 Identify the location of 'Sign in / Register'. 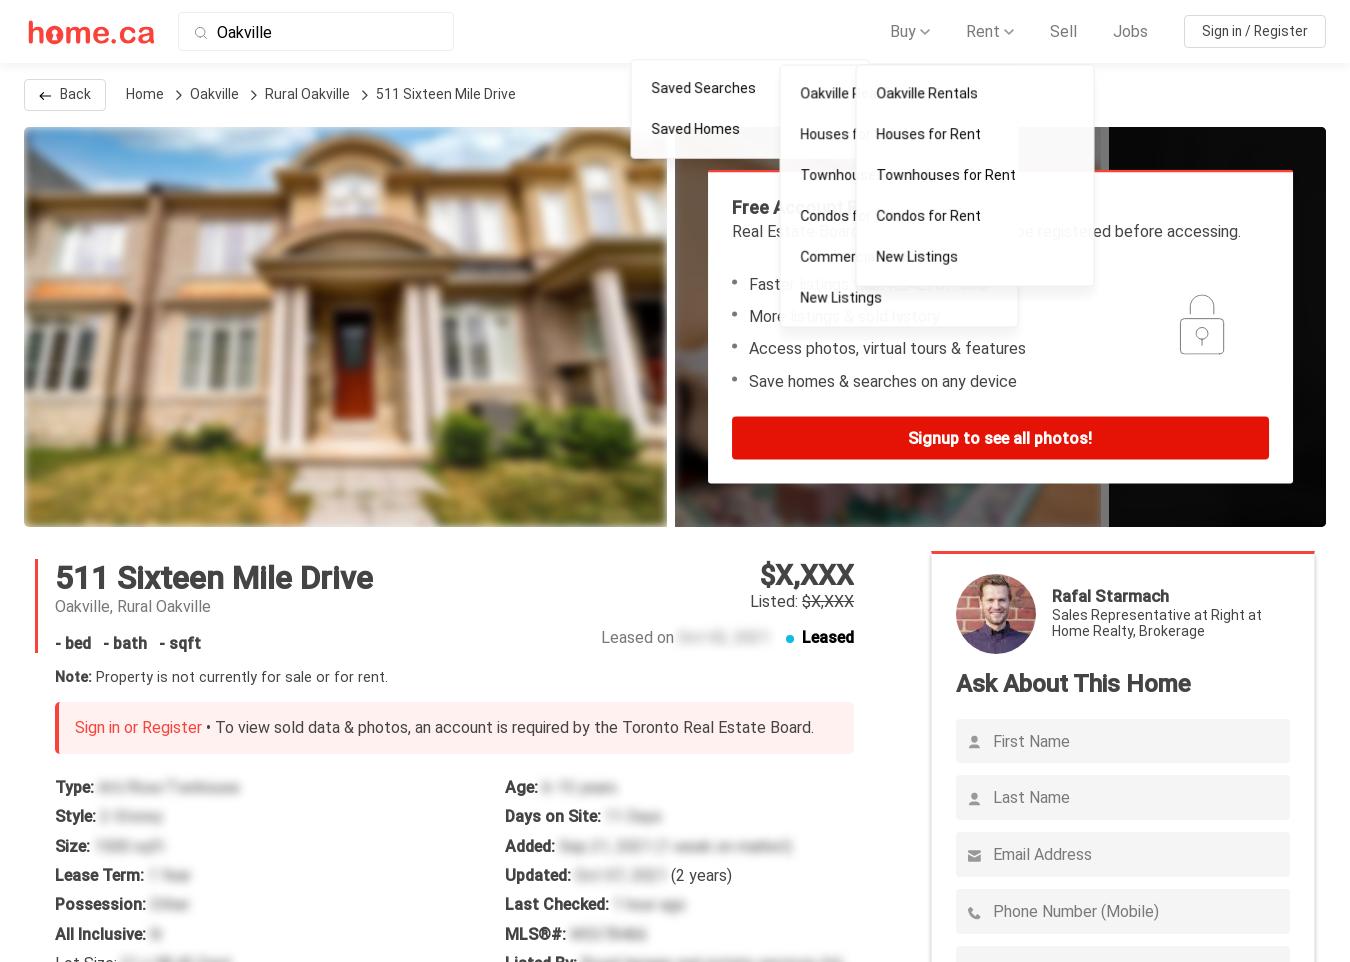
(1254, 29).